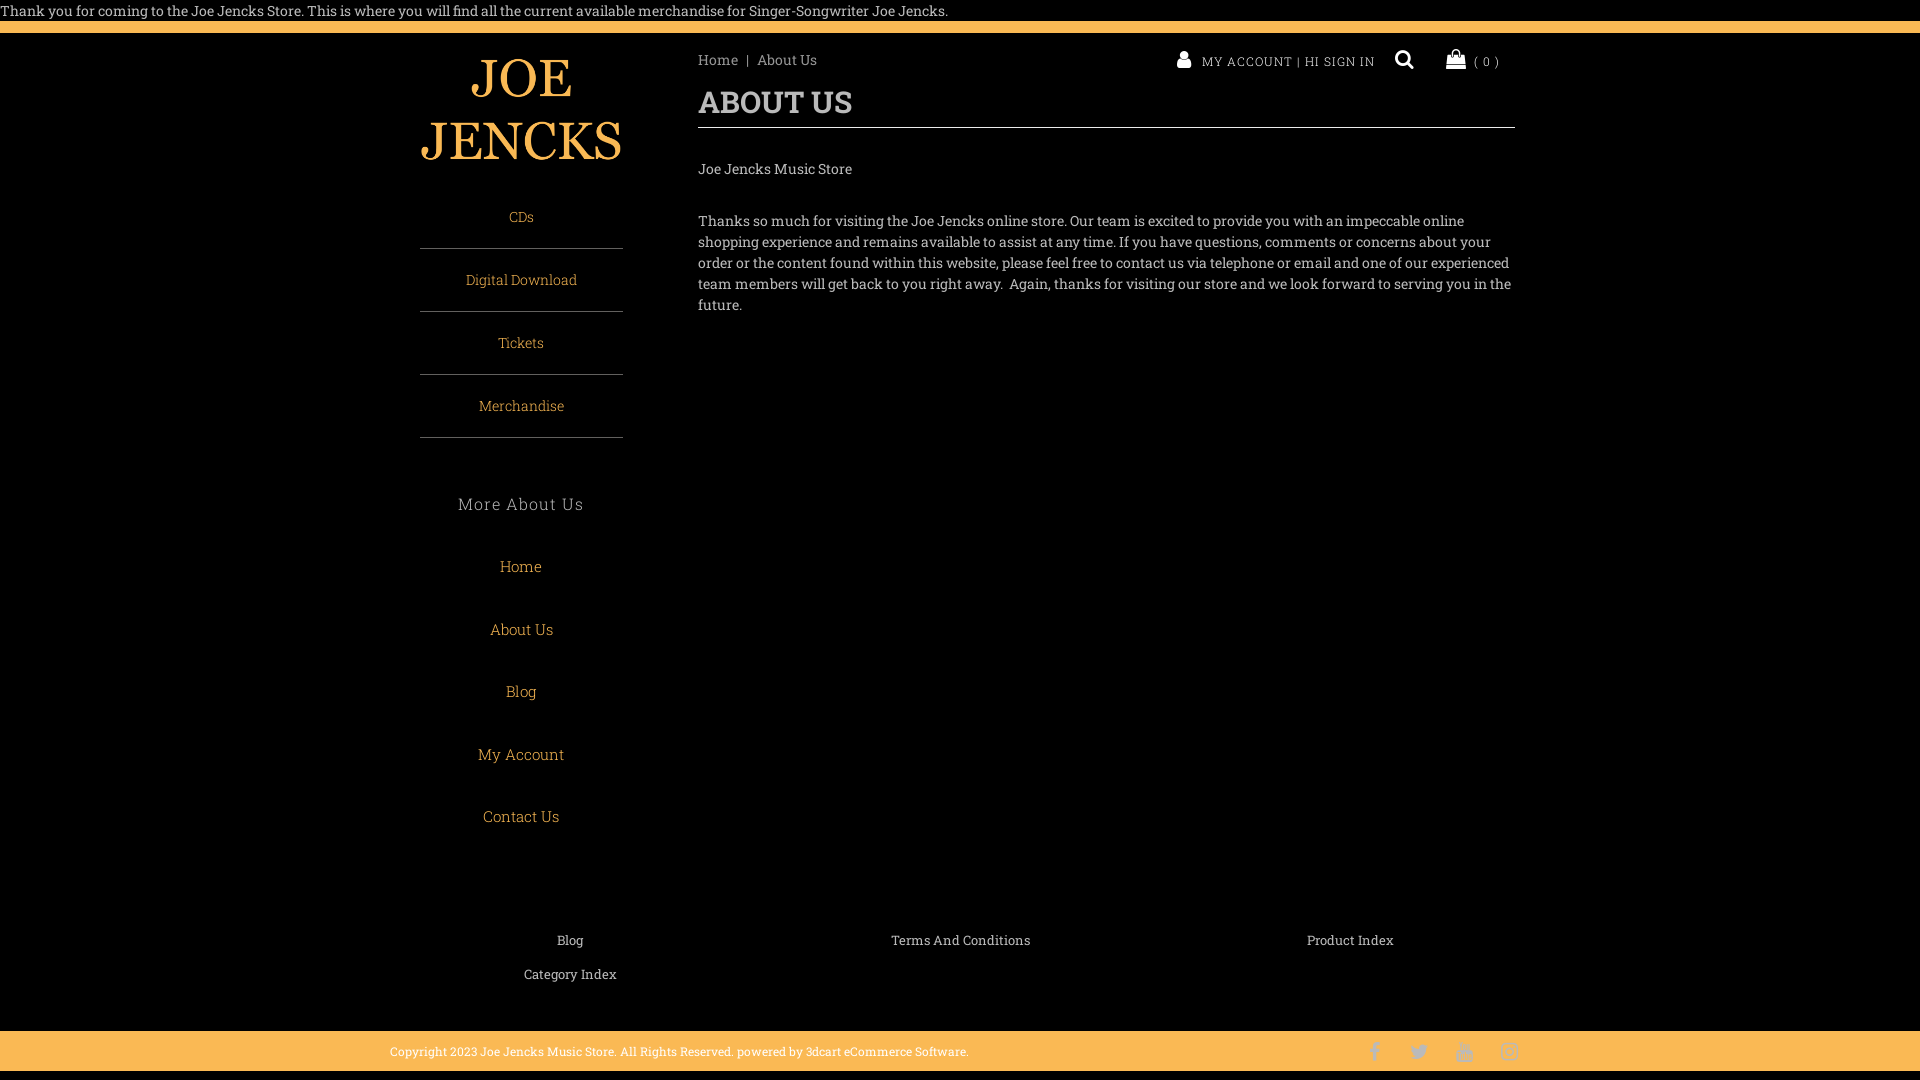 Image resolution: width=1920 pixels, height=1080 pixels. I want to click on 'Follow Us on Twitter', so click(1418, 1048).